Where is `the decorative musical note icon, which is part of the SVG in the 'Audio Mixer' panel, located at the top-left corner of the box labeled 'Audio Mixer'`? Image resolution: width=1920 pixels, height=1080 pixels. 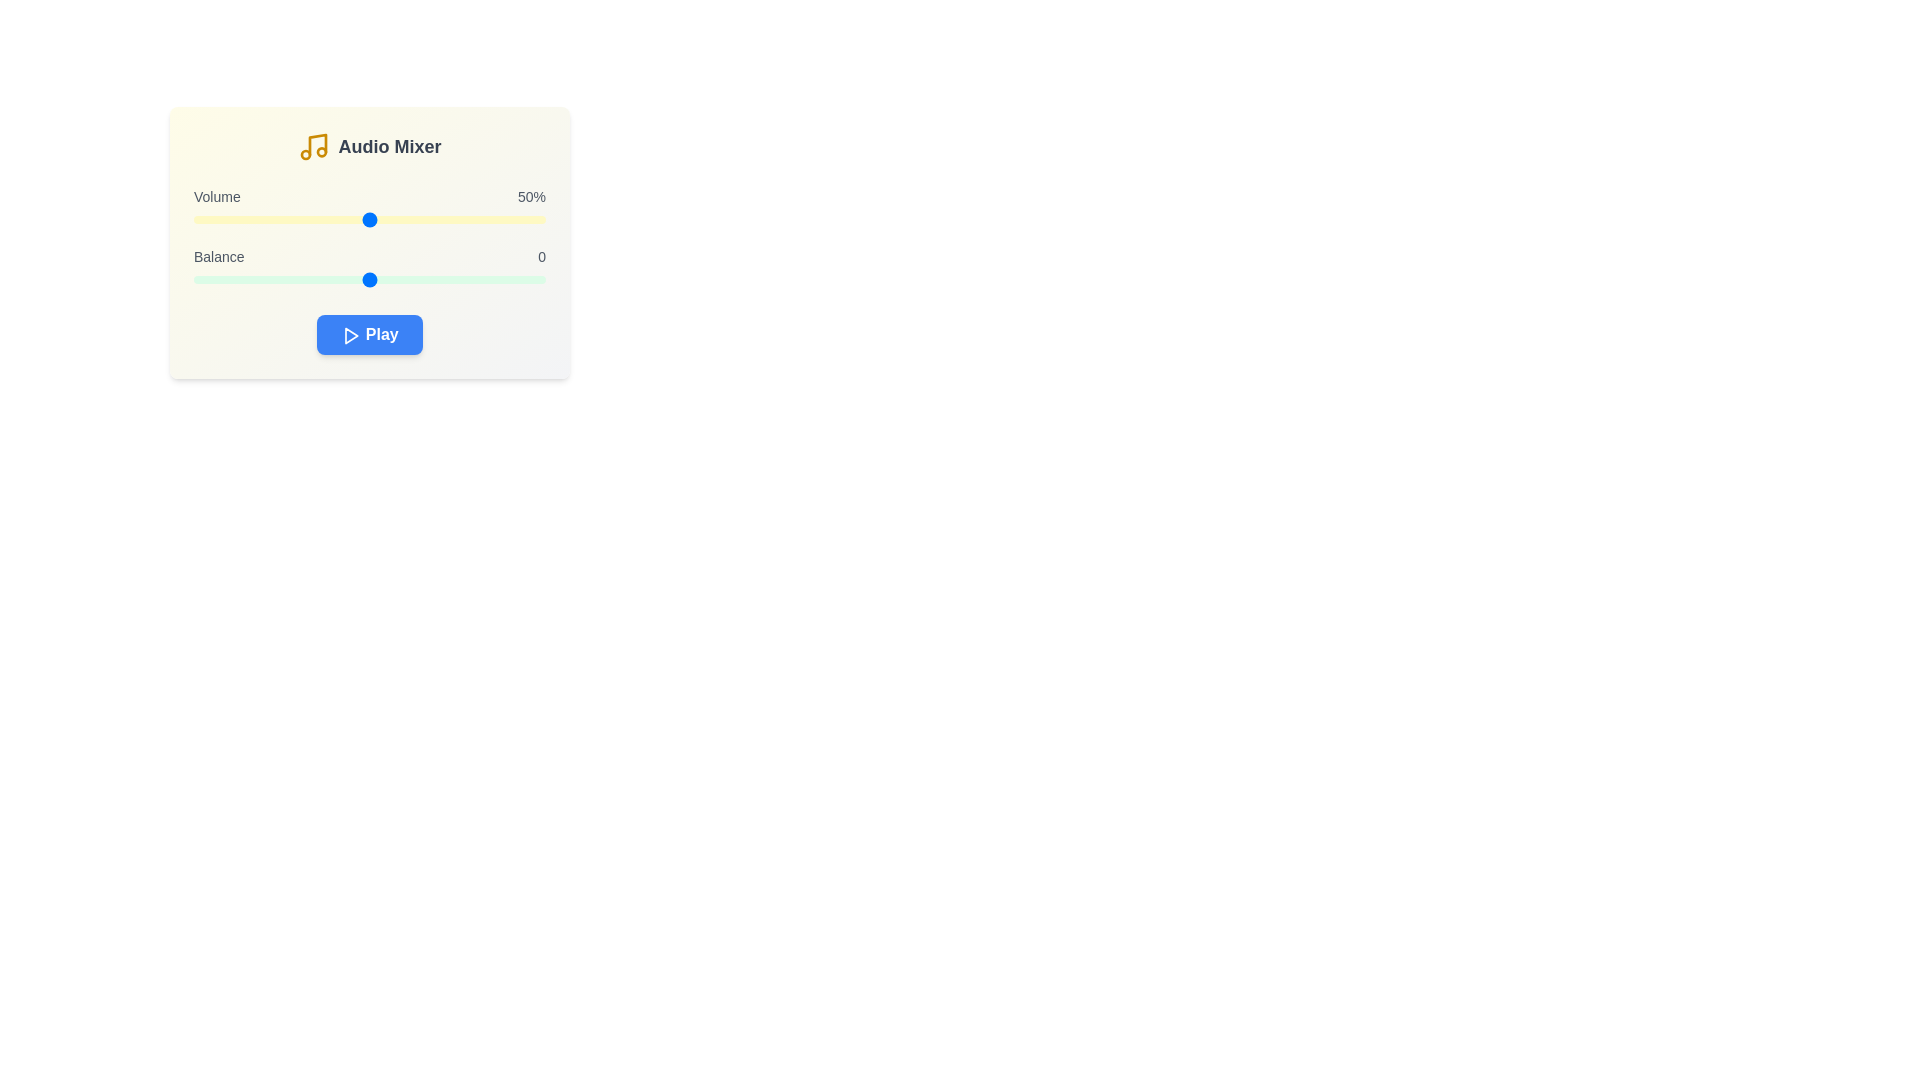
the decorative musical note icon, which is part of the SVG in the 'Audio Mixer' panel, located at the top-left corner of the box labeled 'Audio Mixer' is located at coordinates (317, 144).